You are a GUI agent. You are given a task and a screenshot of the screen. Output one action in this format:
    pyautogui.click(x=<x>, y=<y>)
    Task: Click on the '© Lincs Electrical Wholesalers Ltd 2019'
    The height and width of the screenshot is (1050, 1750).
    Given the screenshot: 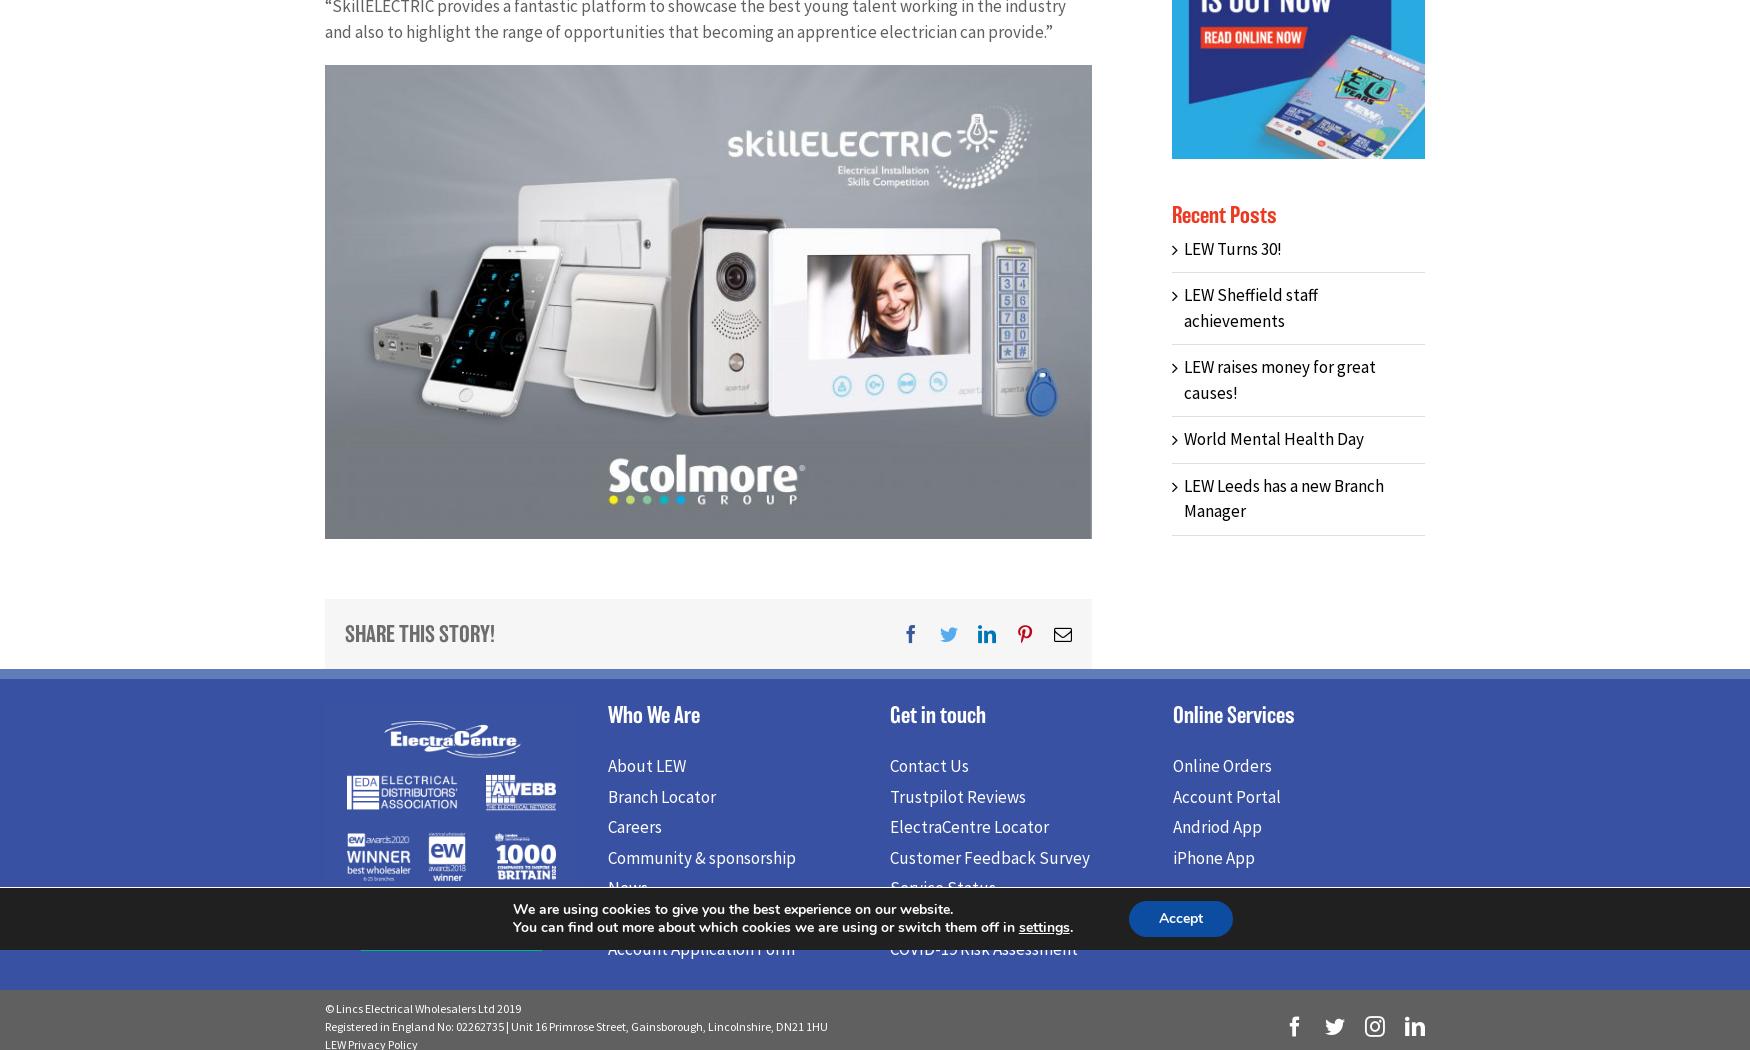 What is the action you would take?
    pyautogui.click(x=421, y=1012)
    